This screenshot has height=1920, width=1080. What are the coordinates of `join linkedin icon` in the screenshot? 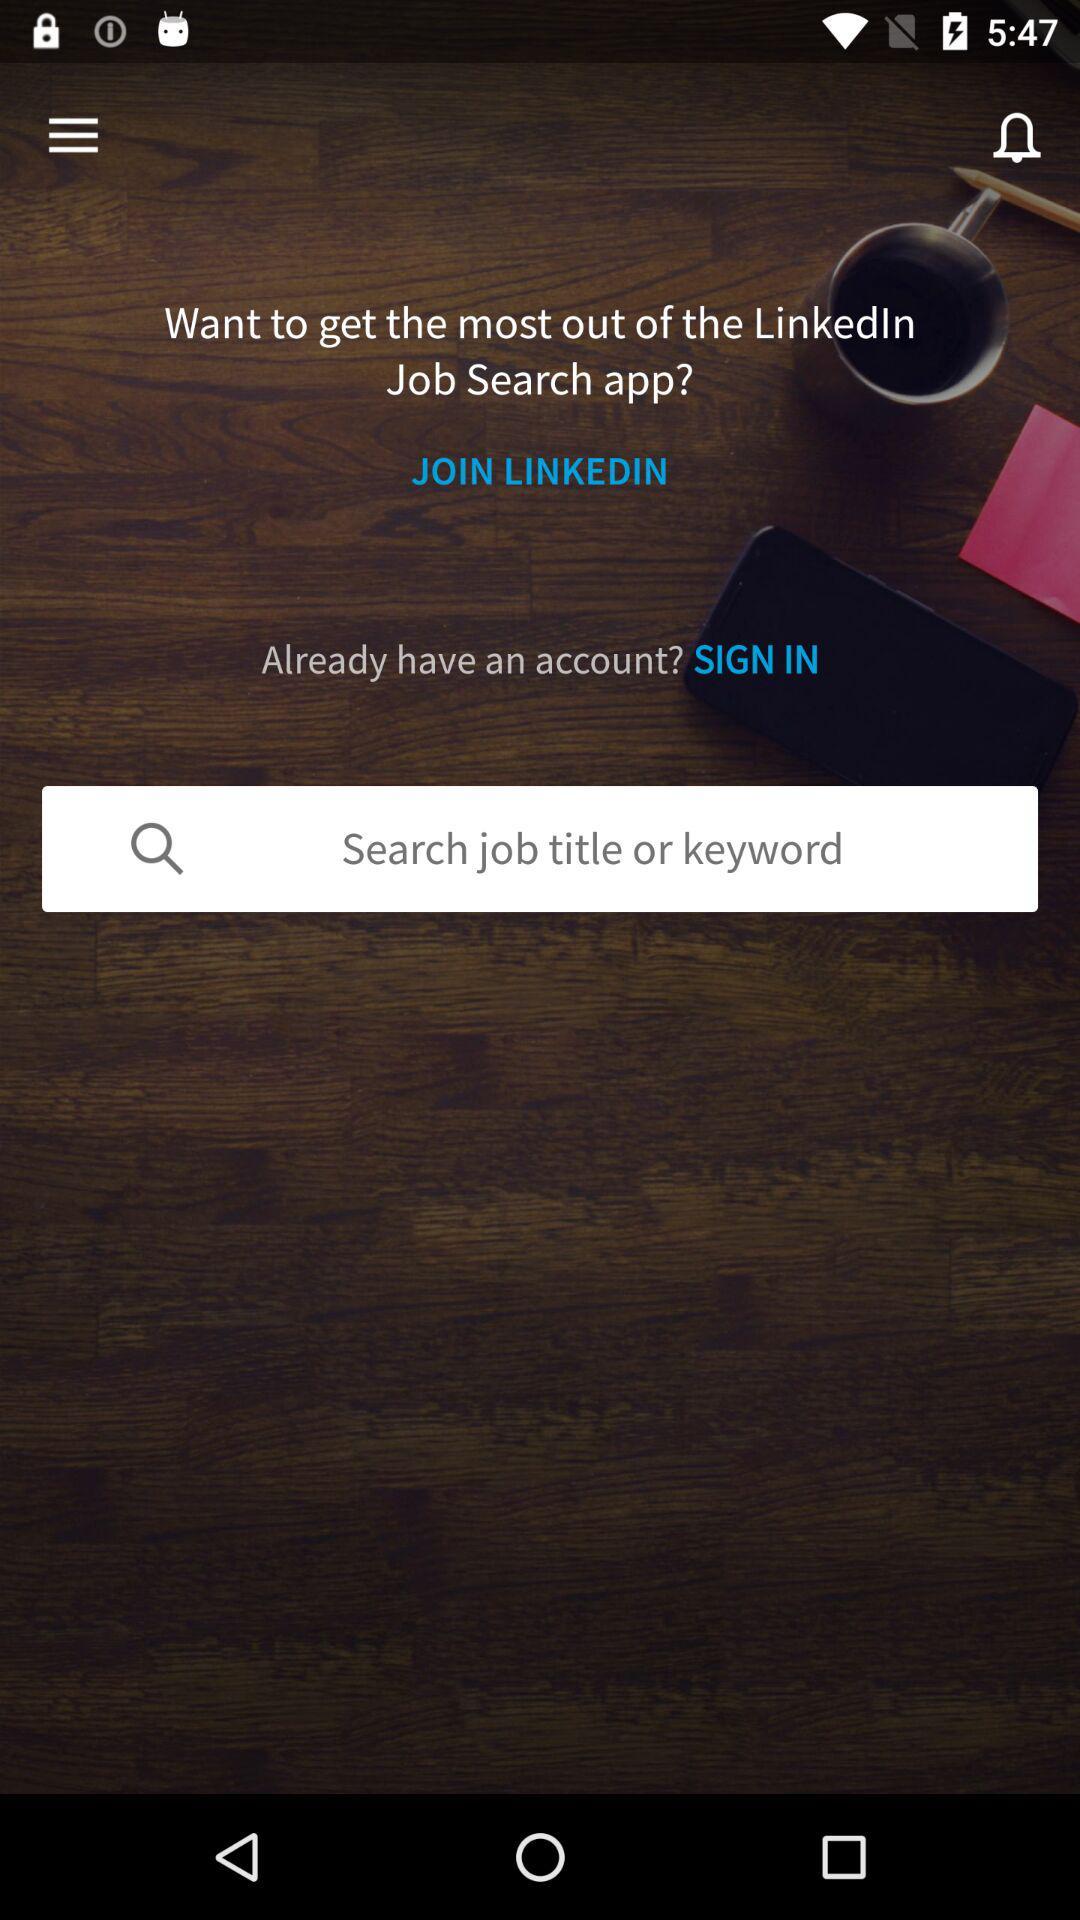 It's located at (540, 469).